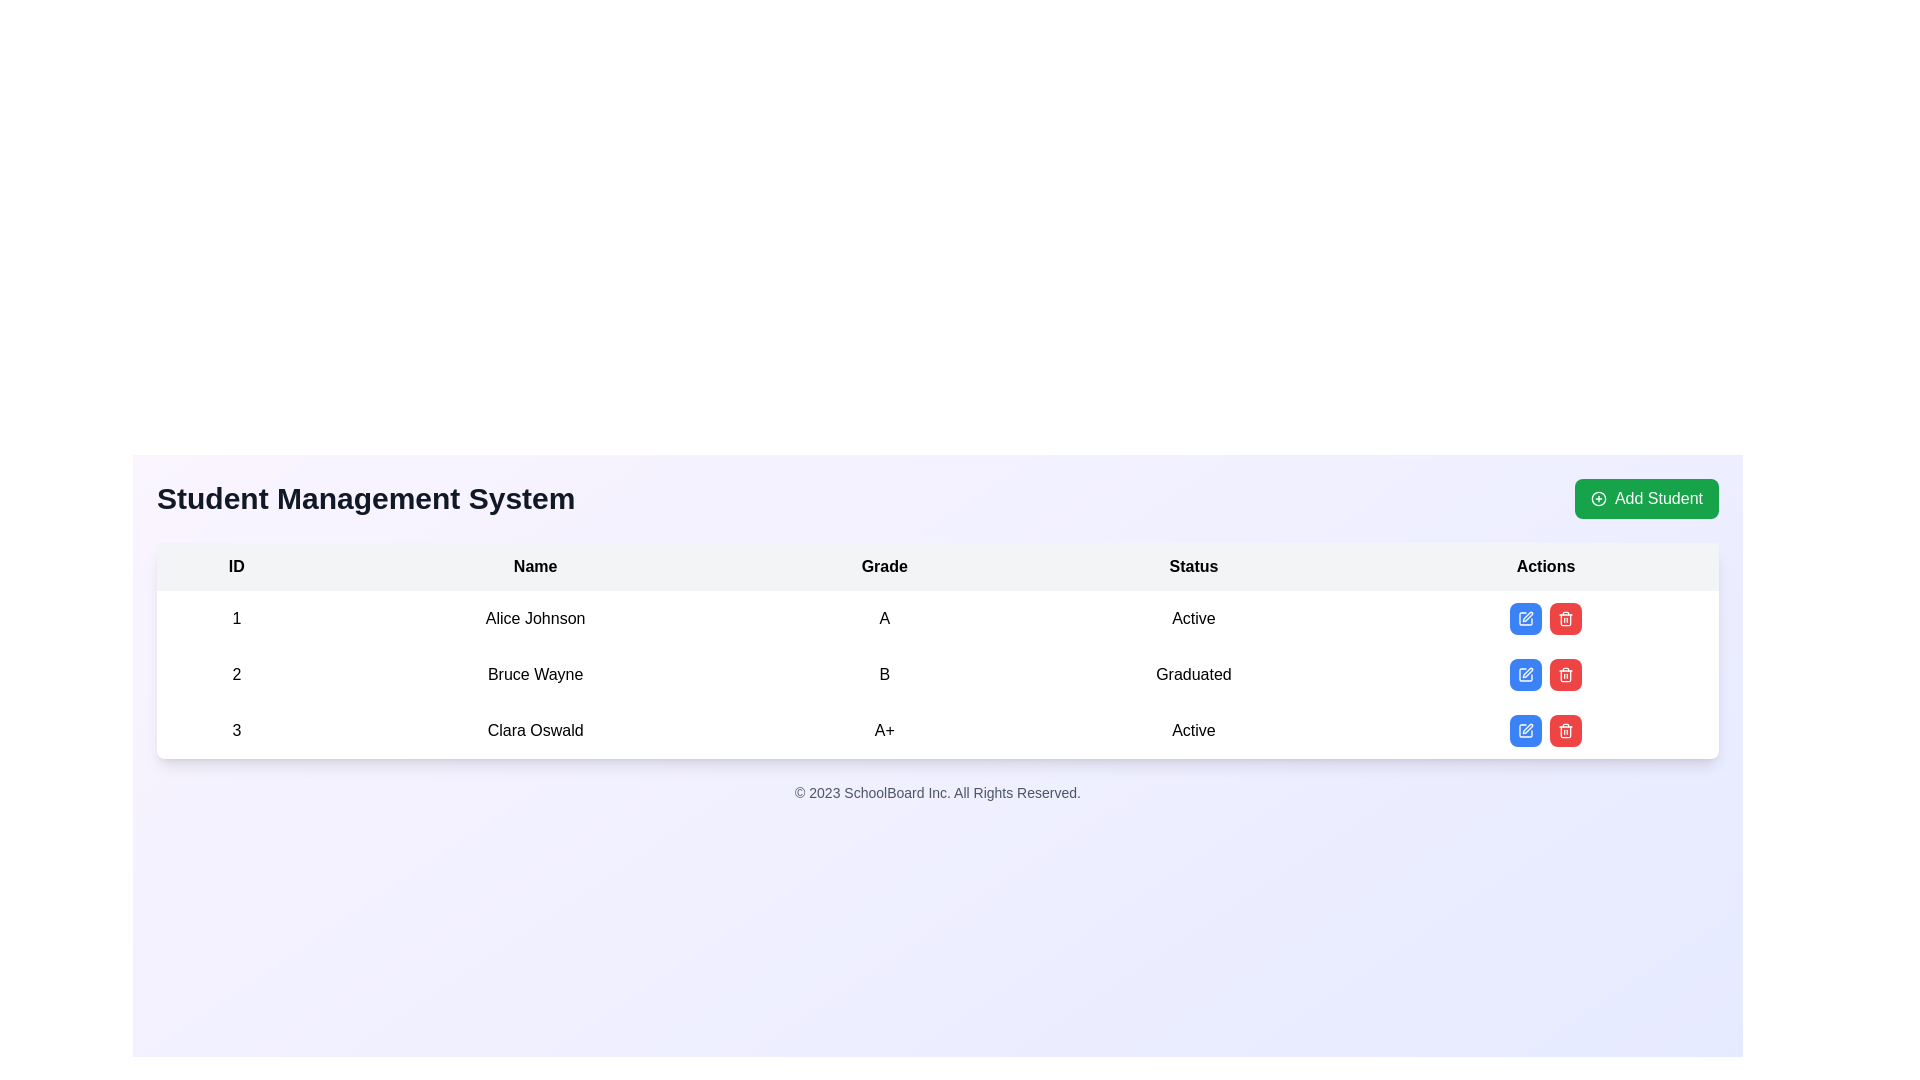  What do you see at coordinates (883, 675) in the screenshot?
I see `the grade display element for the student 'Bruce Wayne' located in the third cell of the second row under the 'Grade' column` at bounding box center [883, 675].